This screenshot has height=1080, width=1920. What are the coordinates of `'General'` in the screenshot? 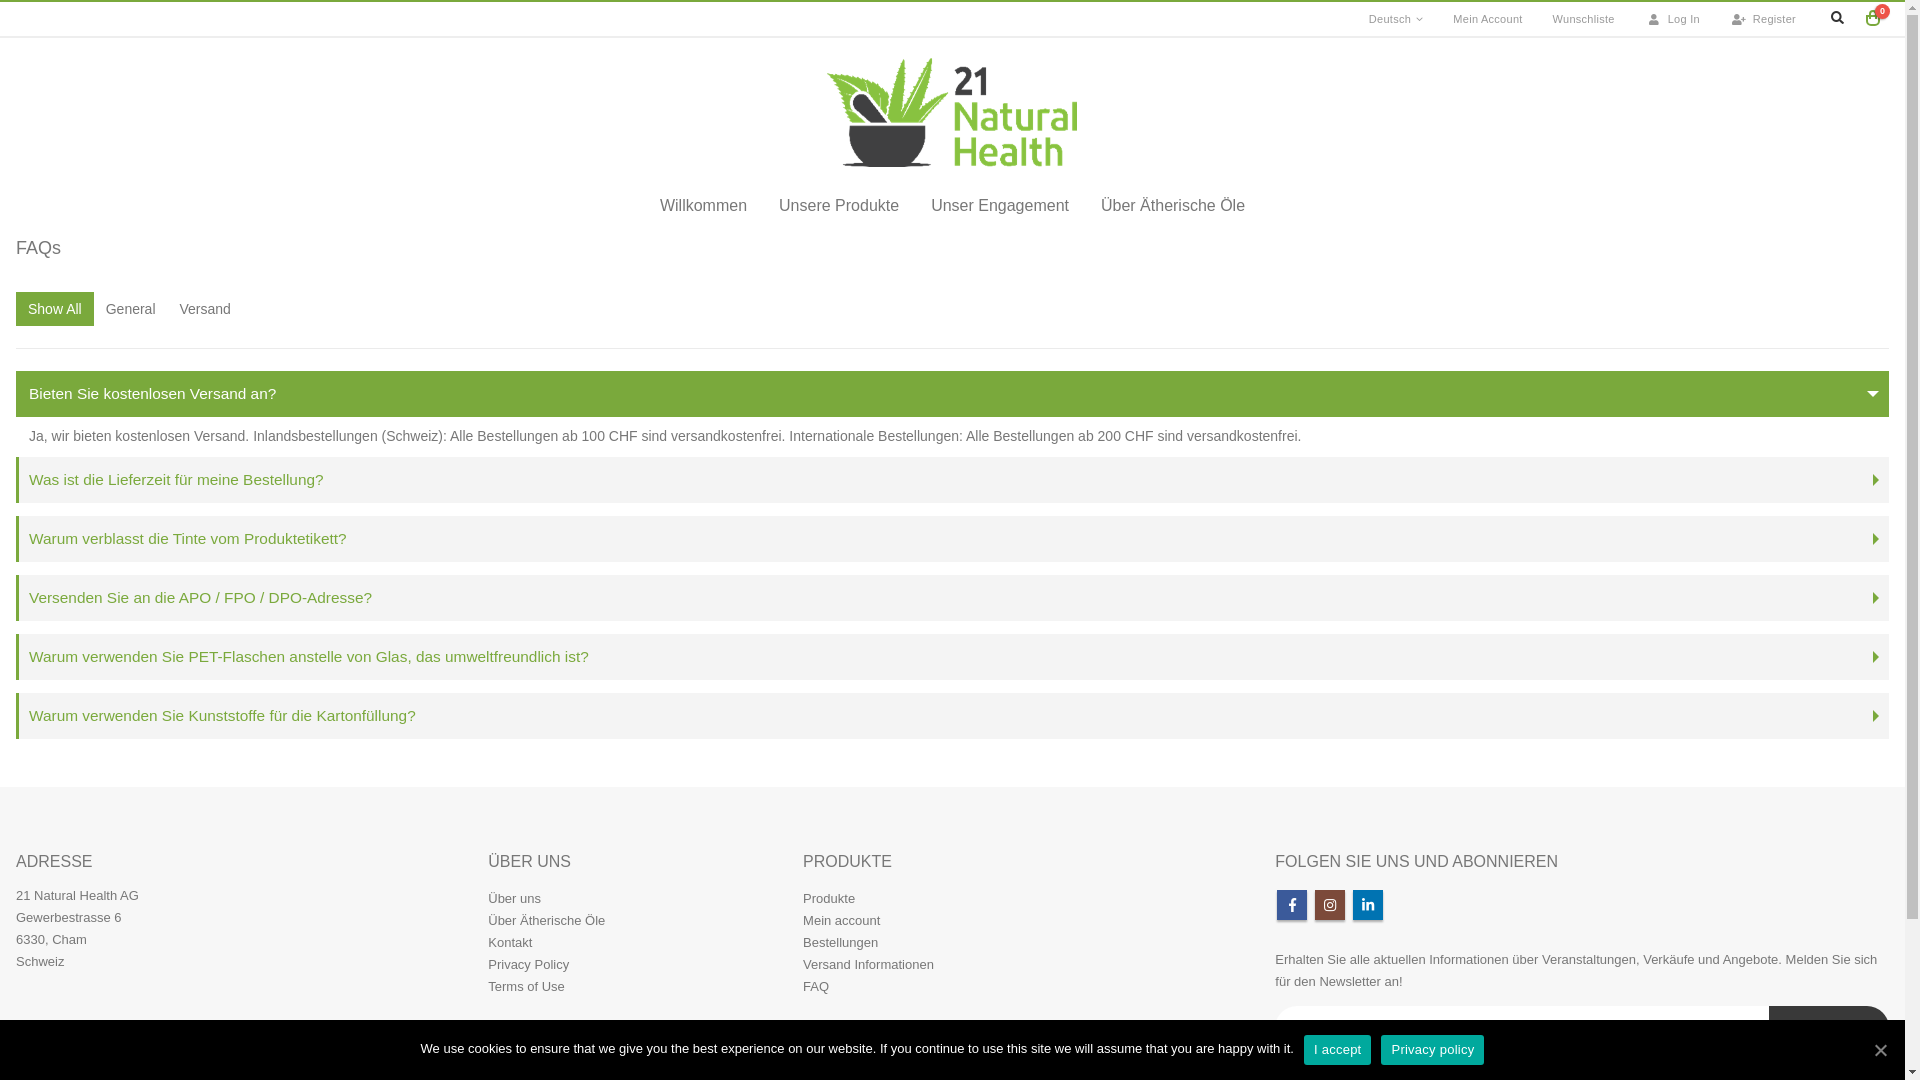 It's located at (129, 308).